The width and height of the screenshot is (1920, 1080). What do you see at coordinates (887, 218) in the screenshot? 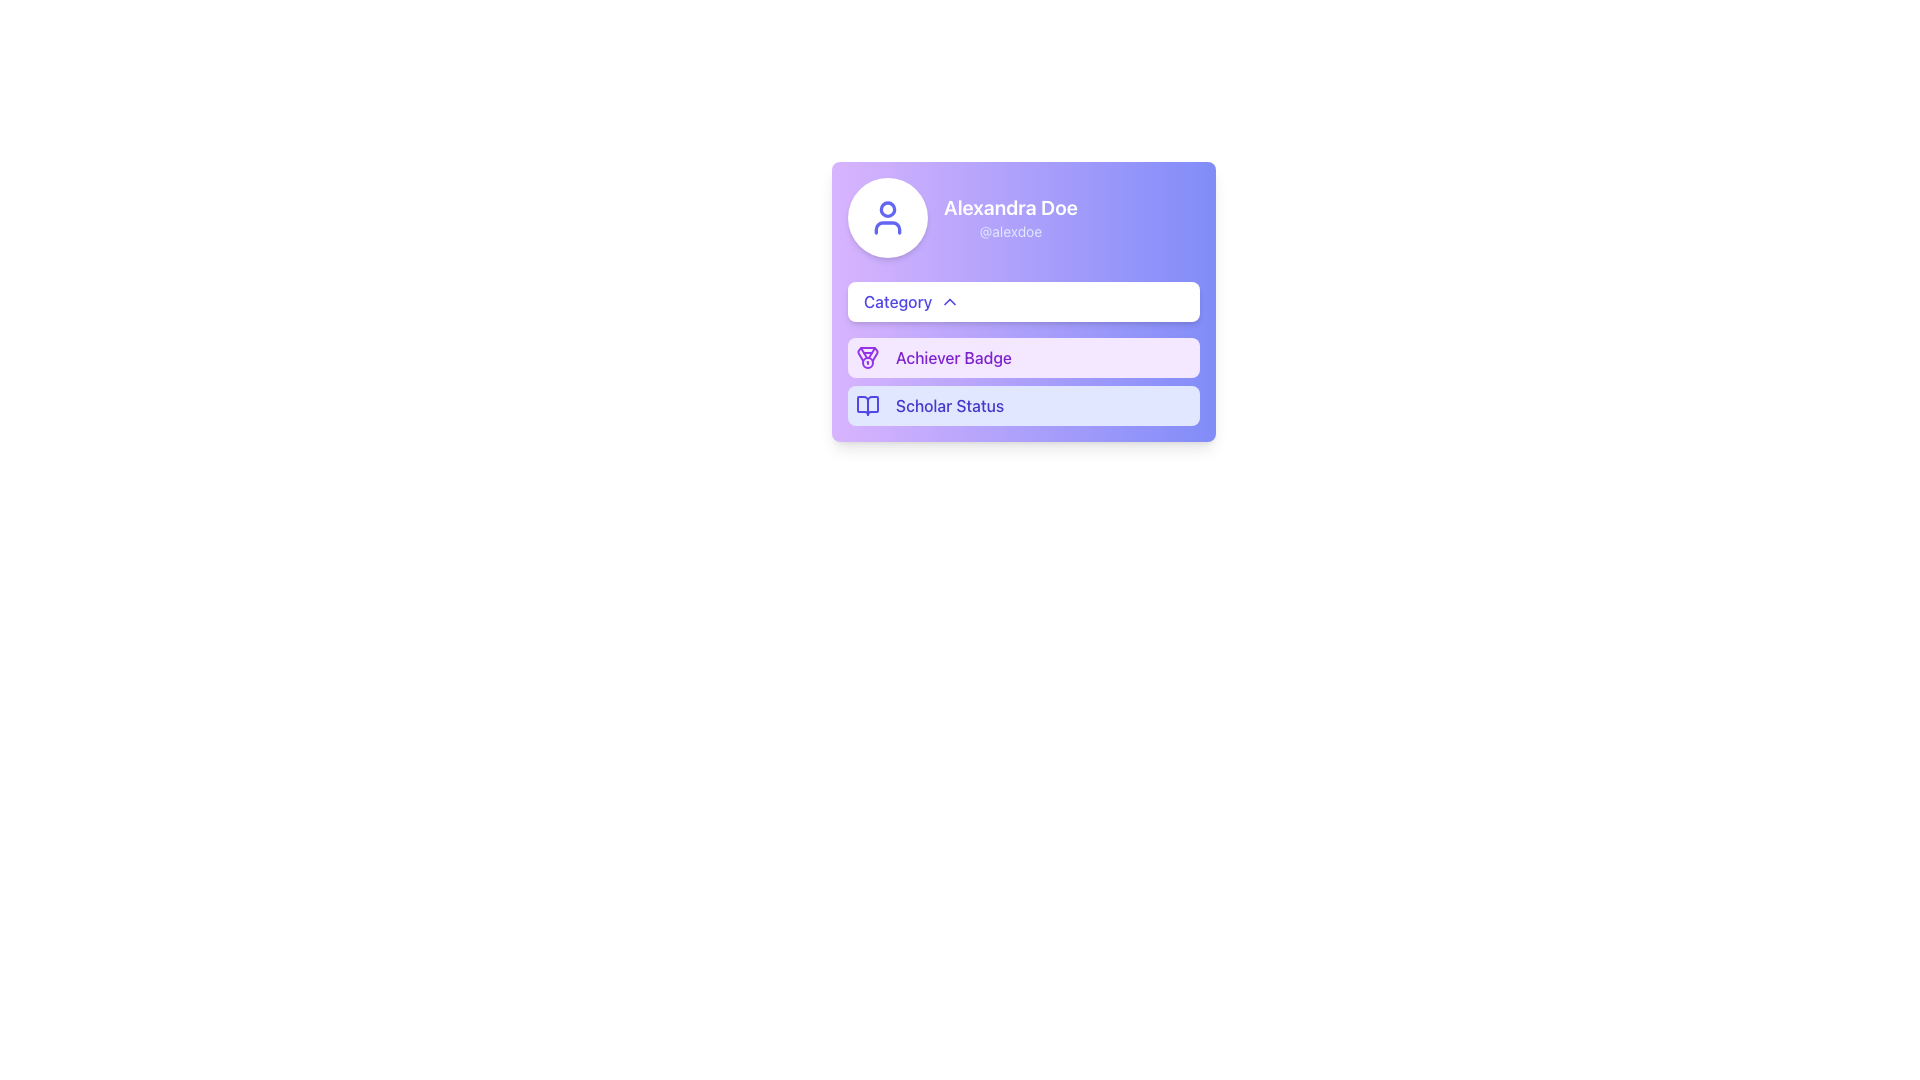
I see `SVG graphic representing the user icon, which features a 2px indigo stroke line and is contained within a circular badge, located at the top left of a card-like interface` at bounding box center [887, 218].